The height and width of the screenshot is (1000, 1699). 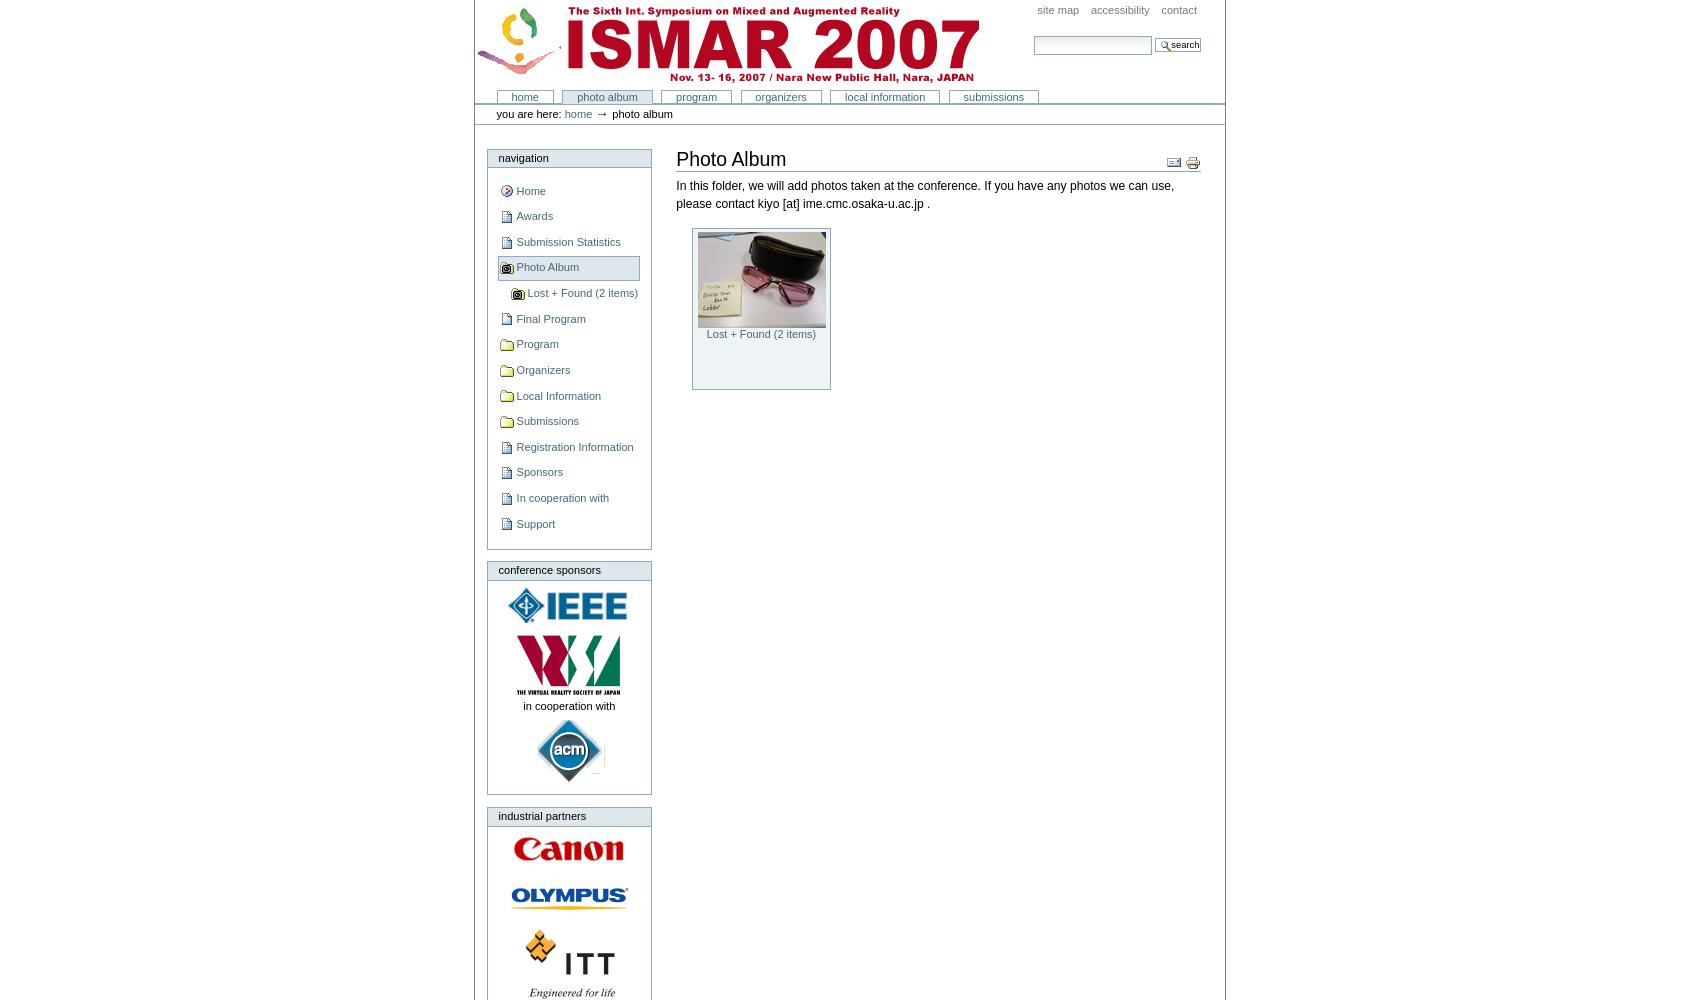 I want to click on 'Contact', so click(x=1160, y=10).